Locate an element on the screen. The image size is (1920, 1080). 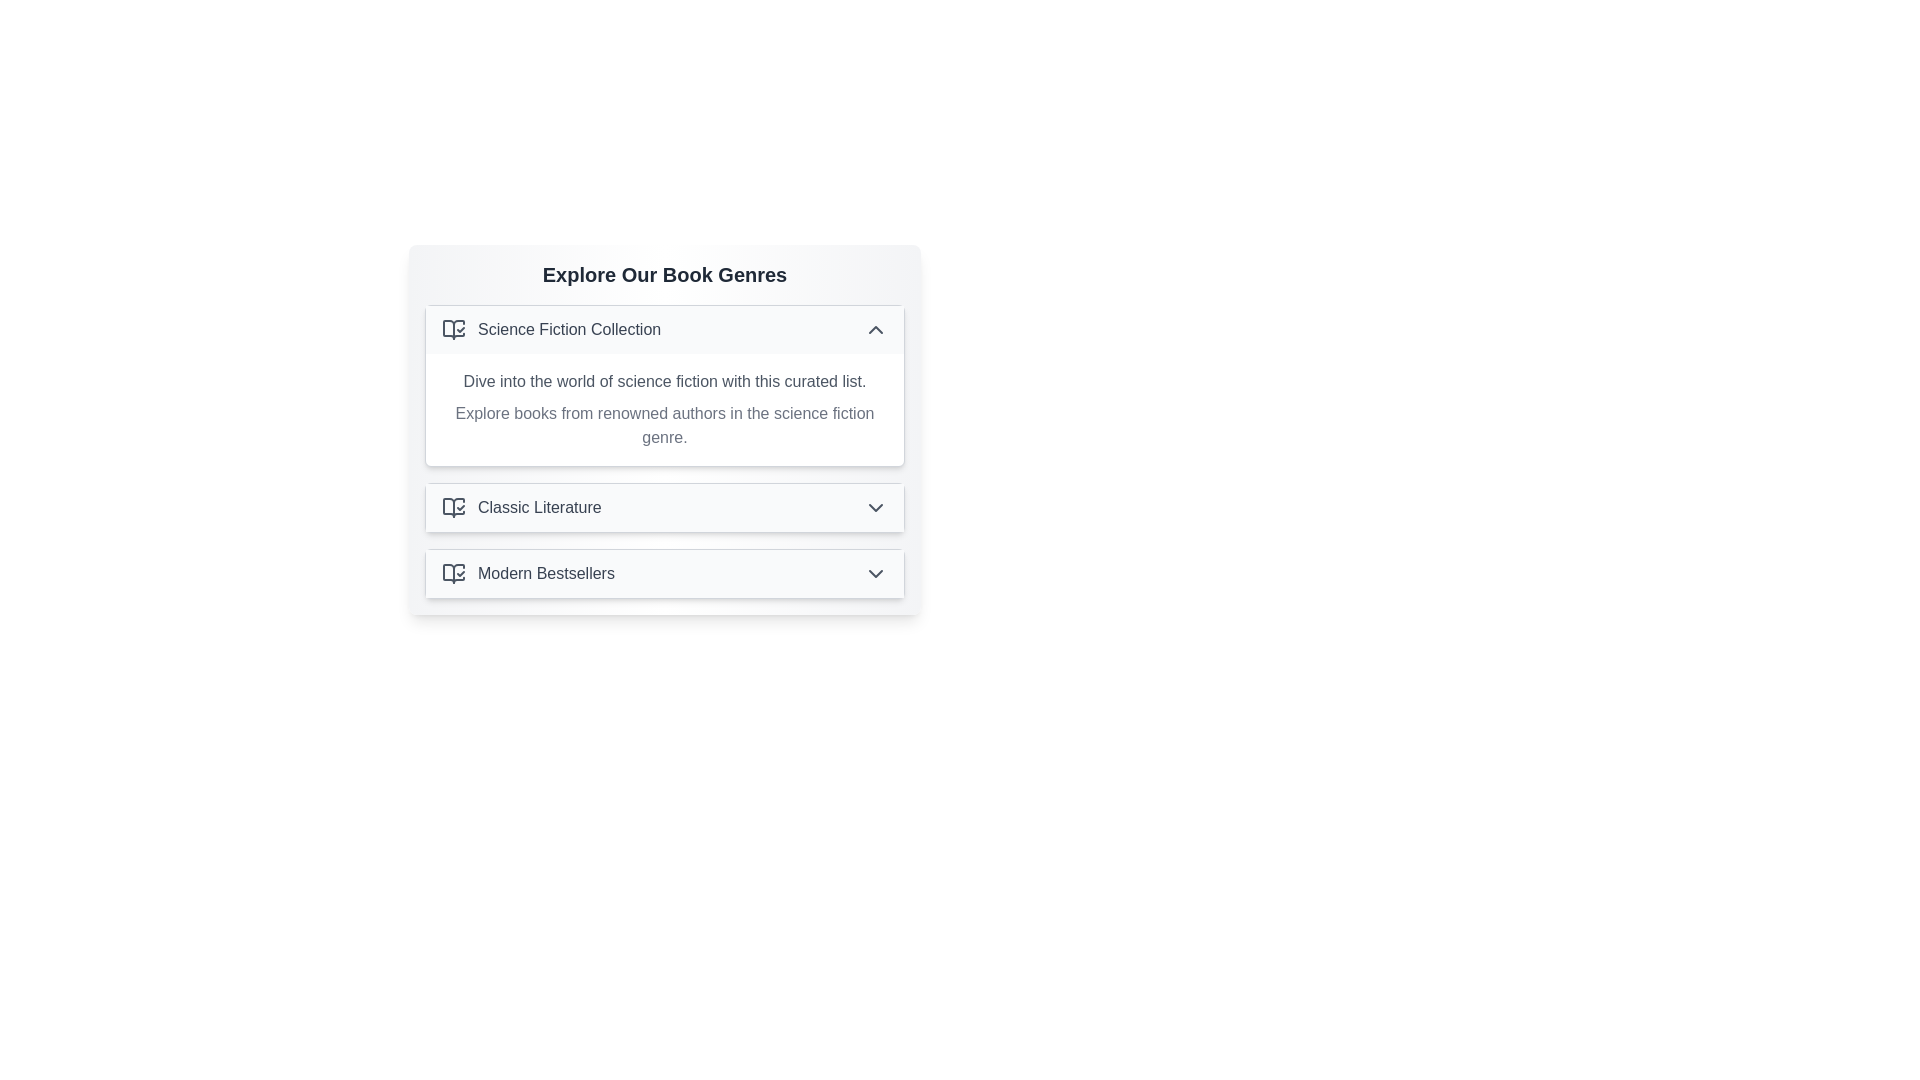
the book icon with a checkmark, which is the first element in the horizontal group aligned to the left of the 'Modern Bestsellers' label is located at coordinates (453, 574).